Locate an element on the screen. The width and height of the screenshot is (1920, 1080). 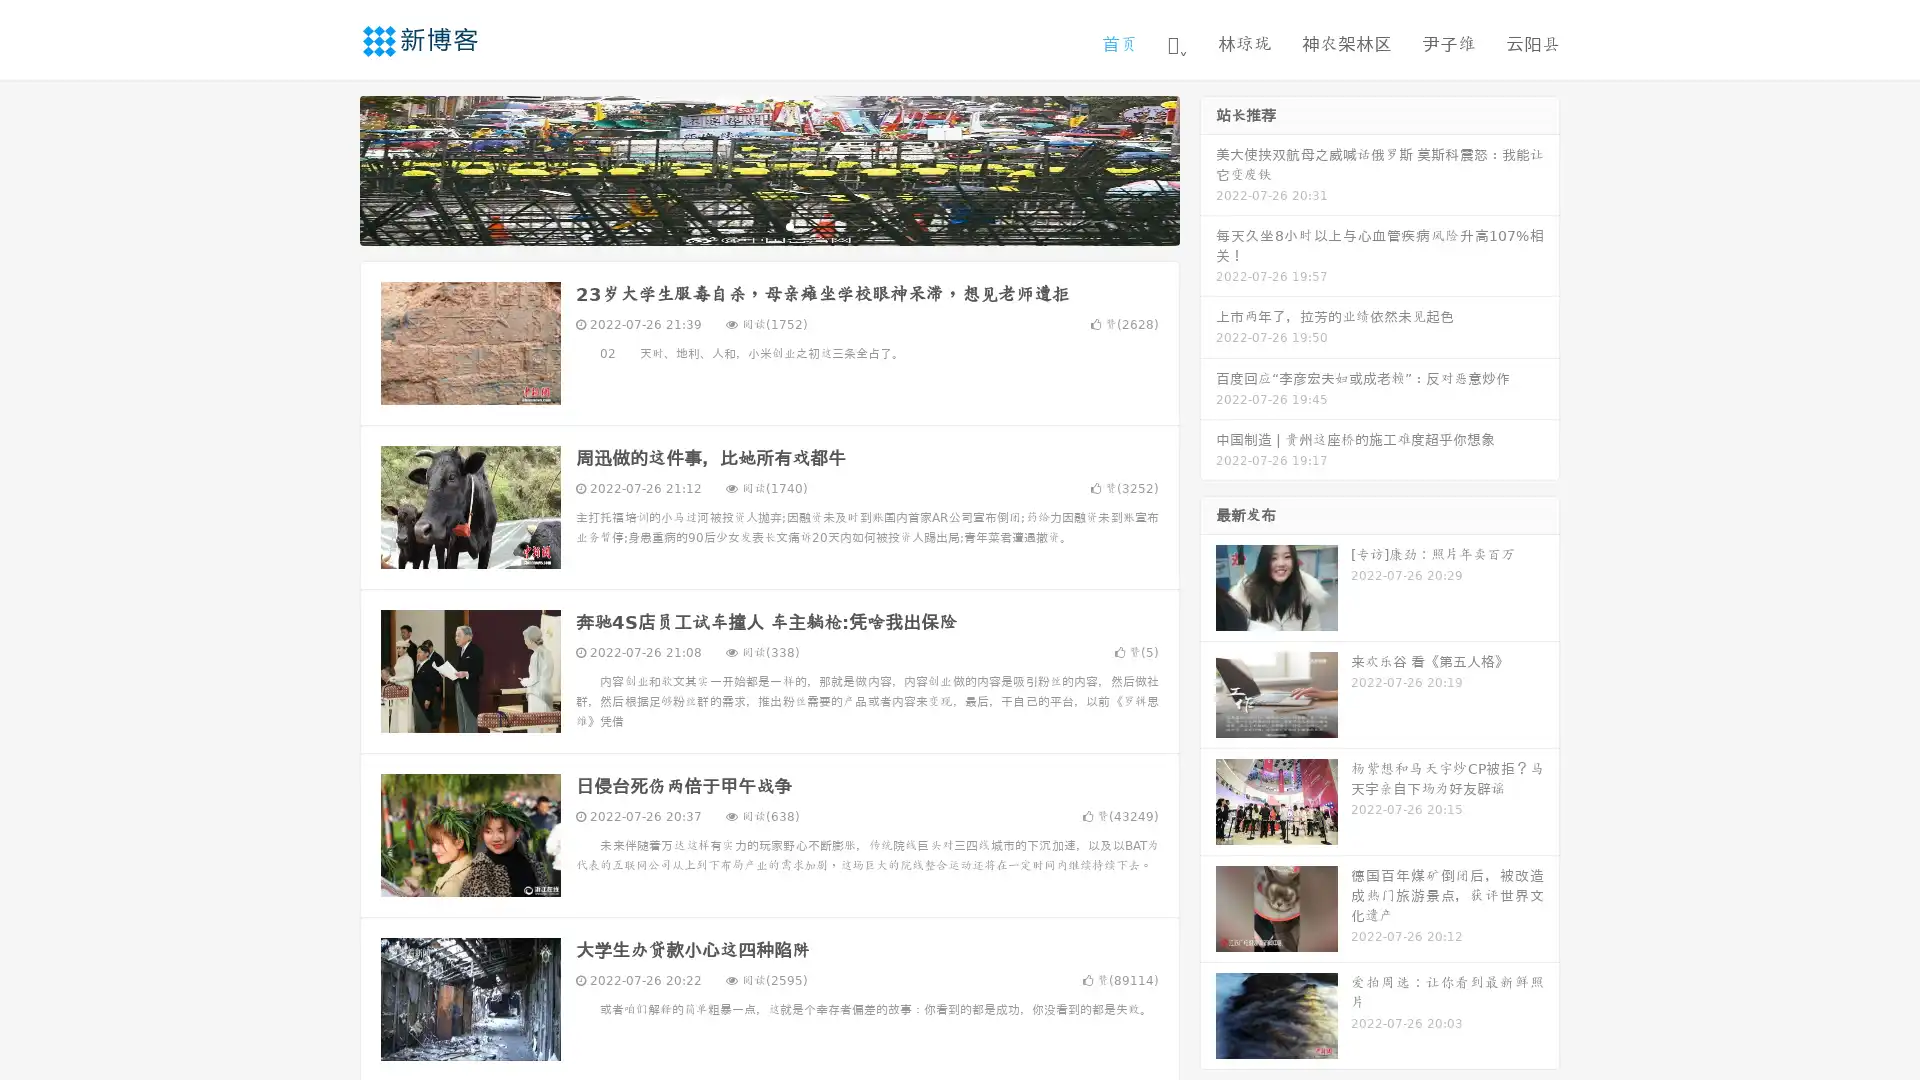
Previous slide is located at coordinates (330, 168).